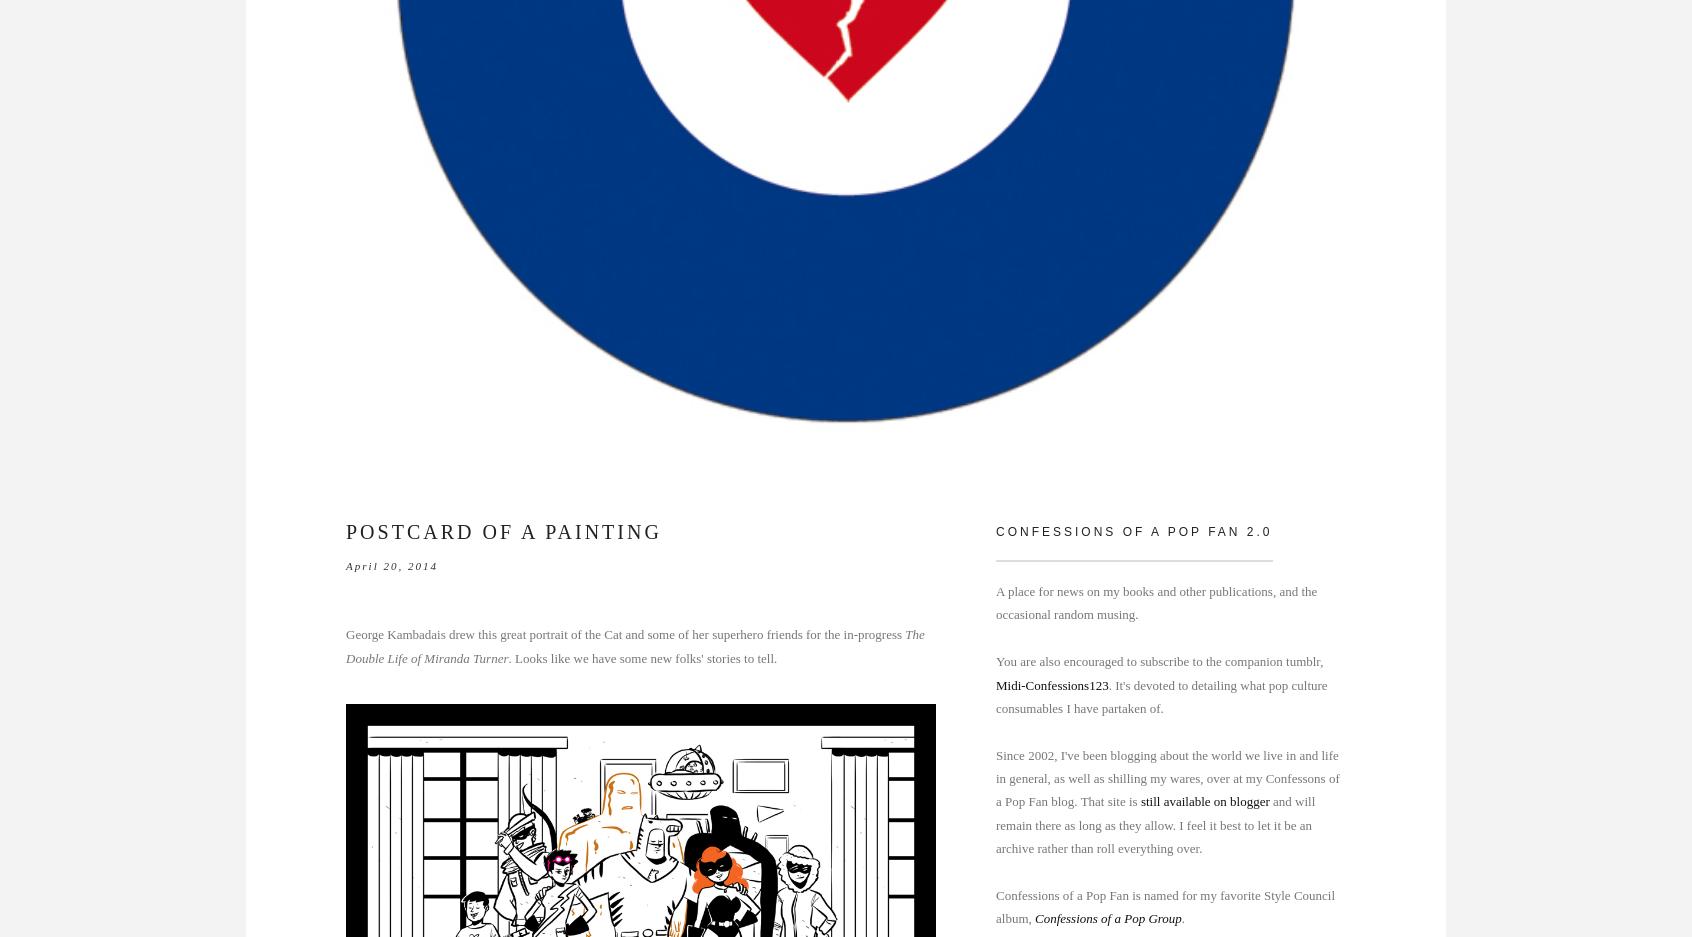  What do you see at coordinates (1132, 529) in the screenshot?
I see `'CONFESSIONS OF A POP FAN 2.0'` at bounding box center [1132, 529].